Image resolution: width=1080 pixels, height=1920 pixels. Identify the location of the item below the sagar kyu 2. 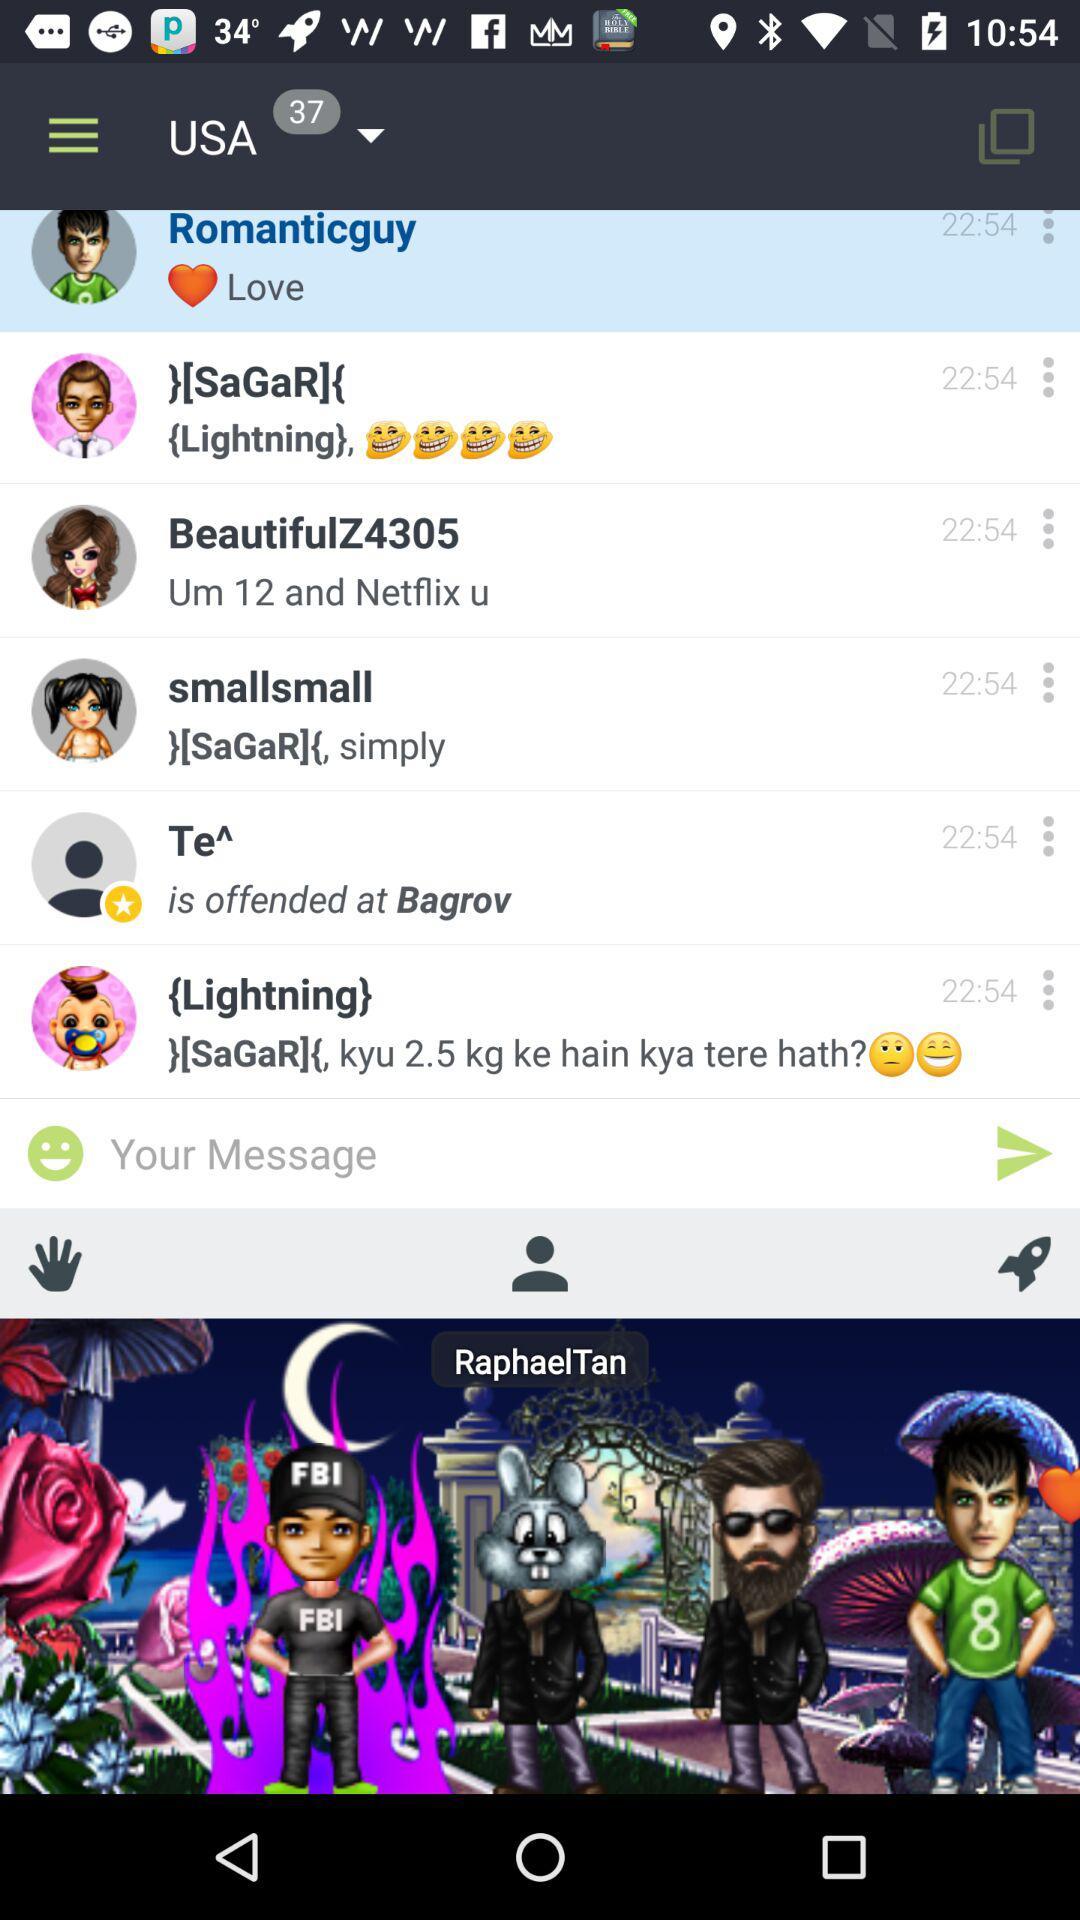
(540, 1152).